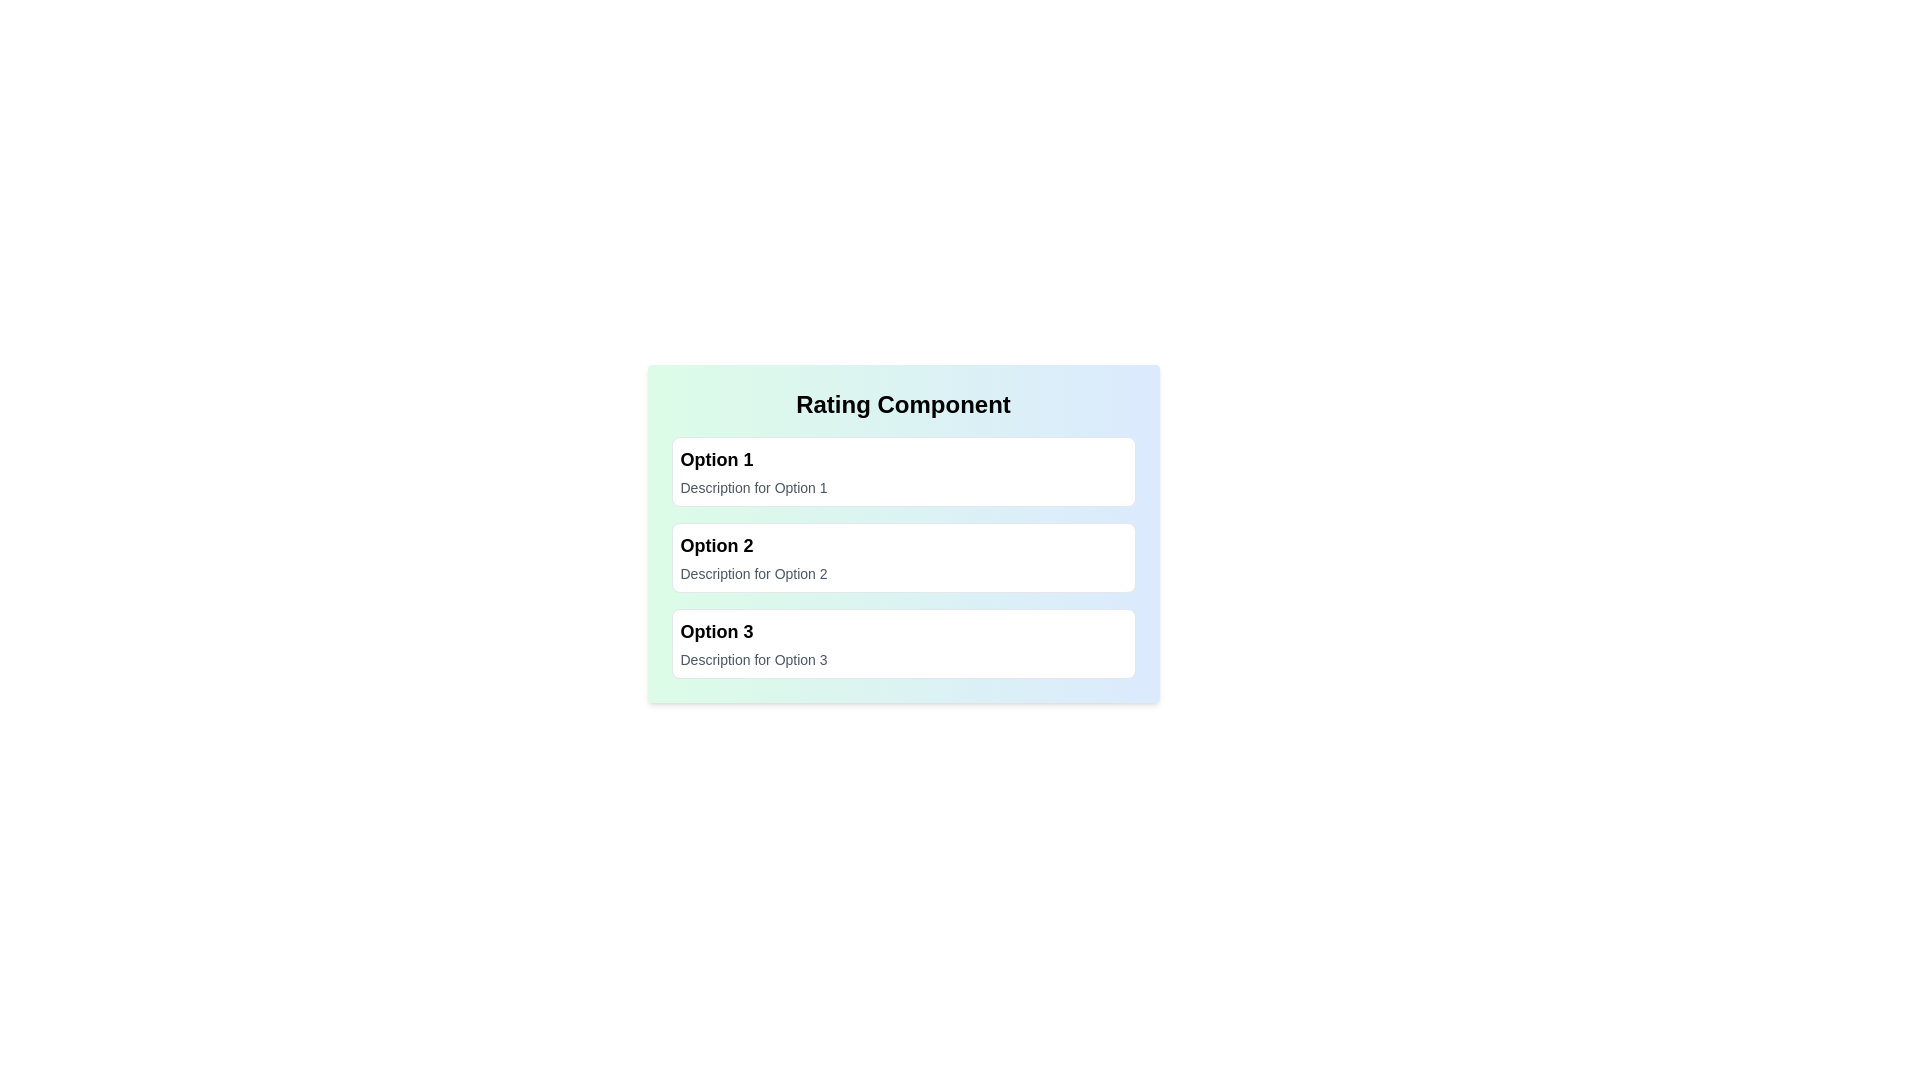  What do you see at coordinates (902, 471) in the screenshot?
I see `the first selectable option in the vertically stacked list` at bounding box center [902, 471].